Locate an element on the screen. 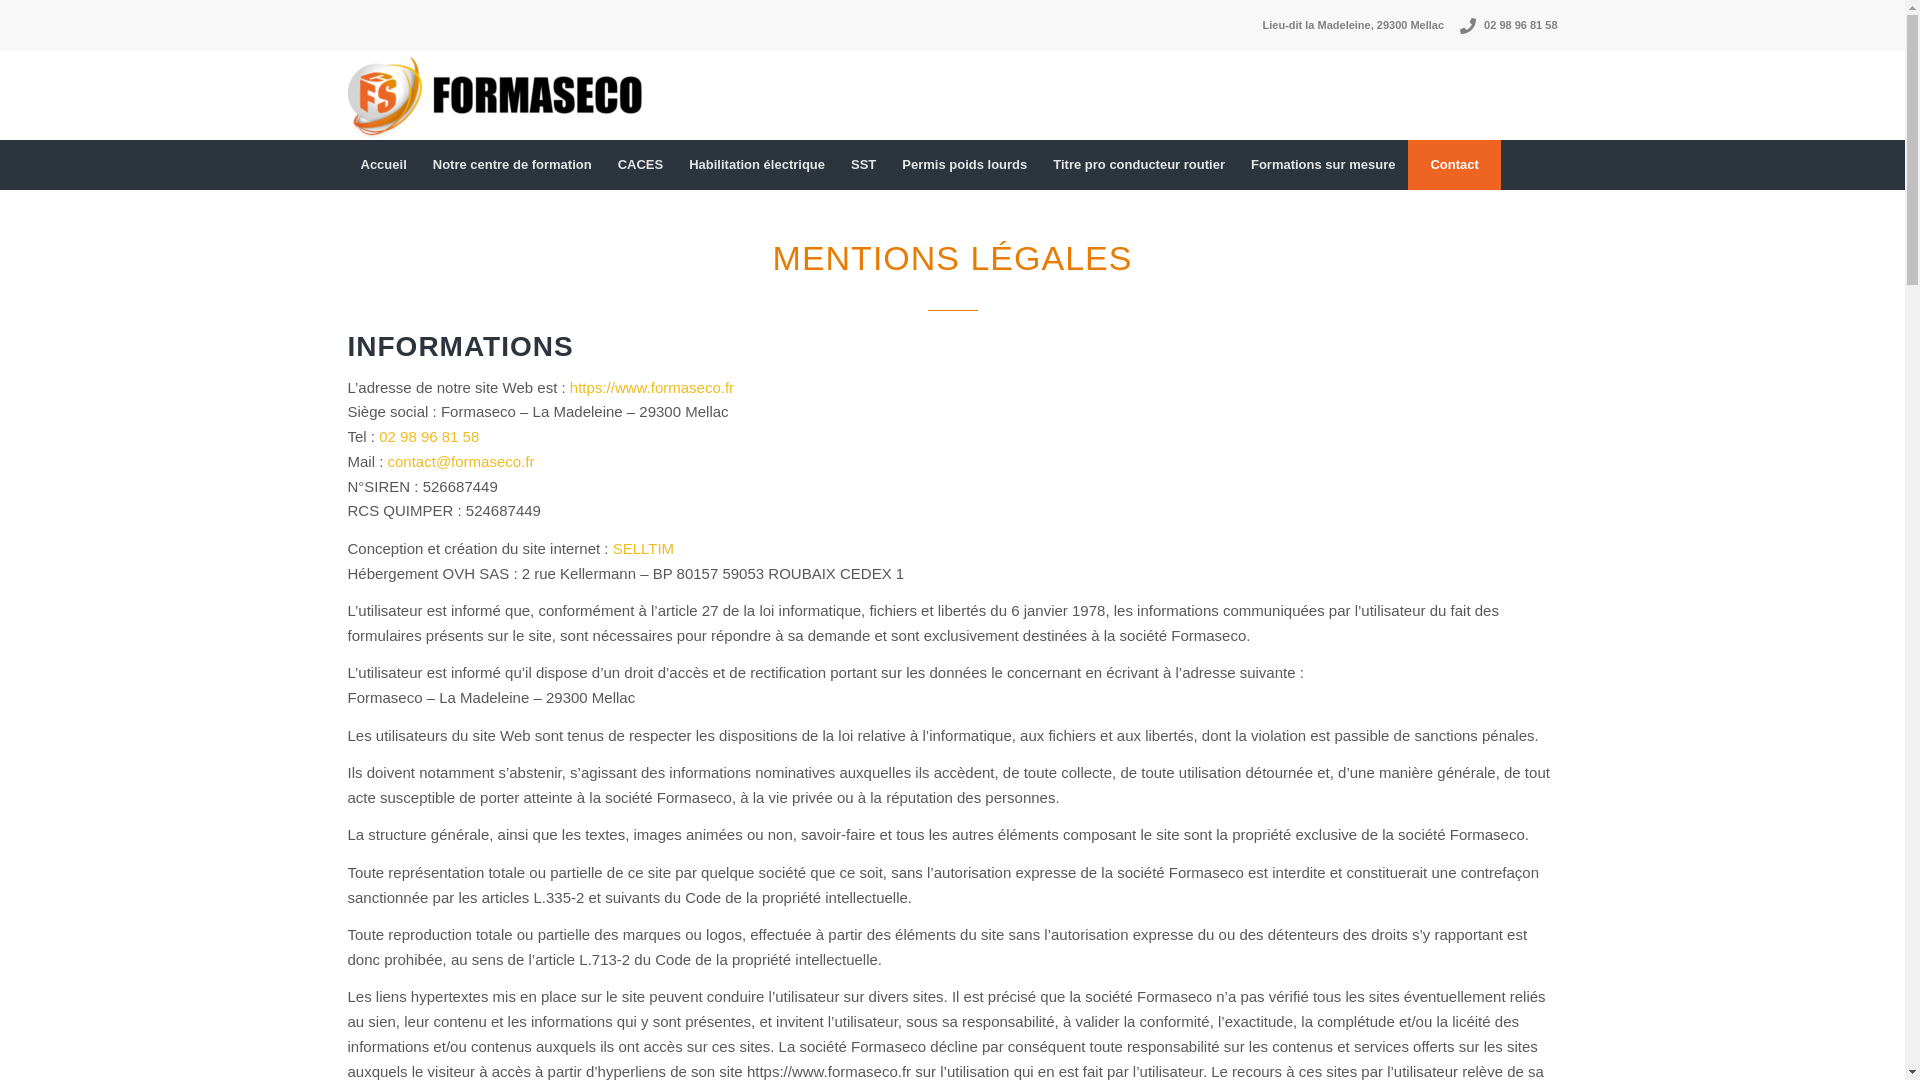  'Notre centre de formation' is located at coordinates (512, 164).